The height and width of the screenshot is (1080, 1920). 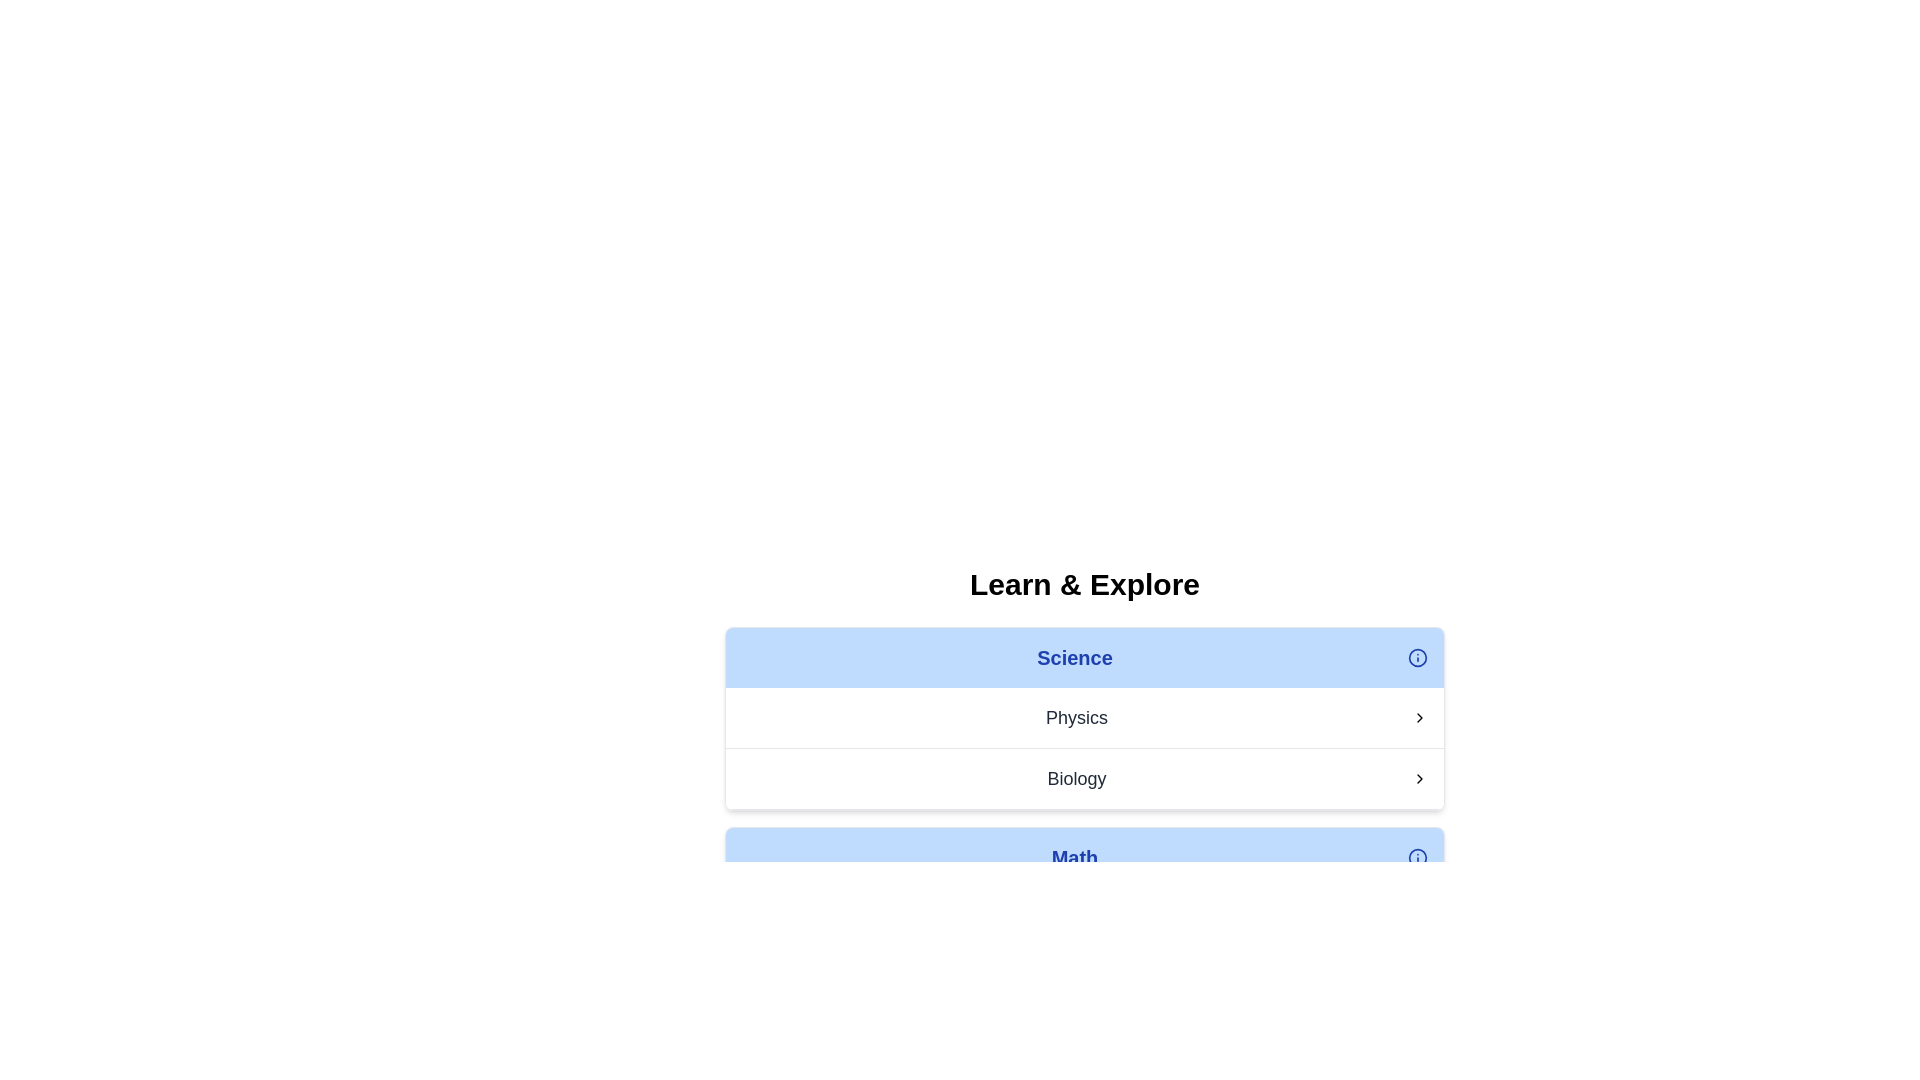 I want to click on the selectable text item in the 'Science' section, so click(x=1075, y=716).